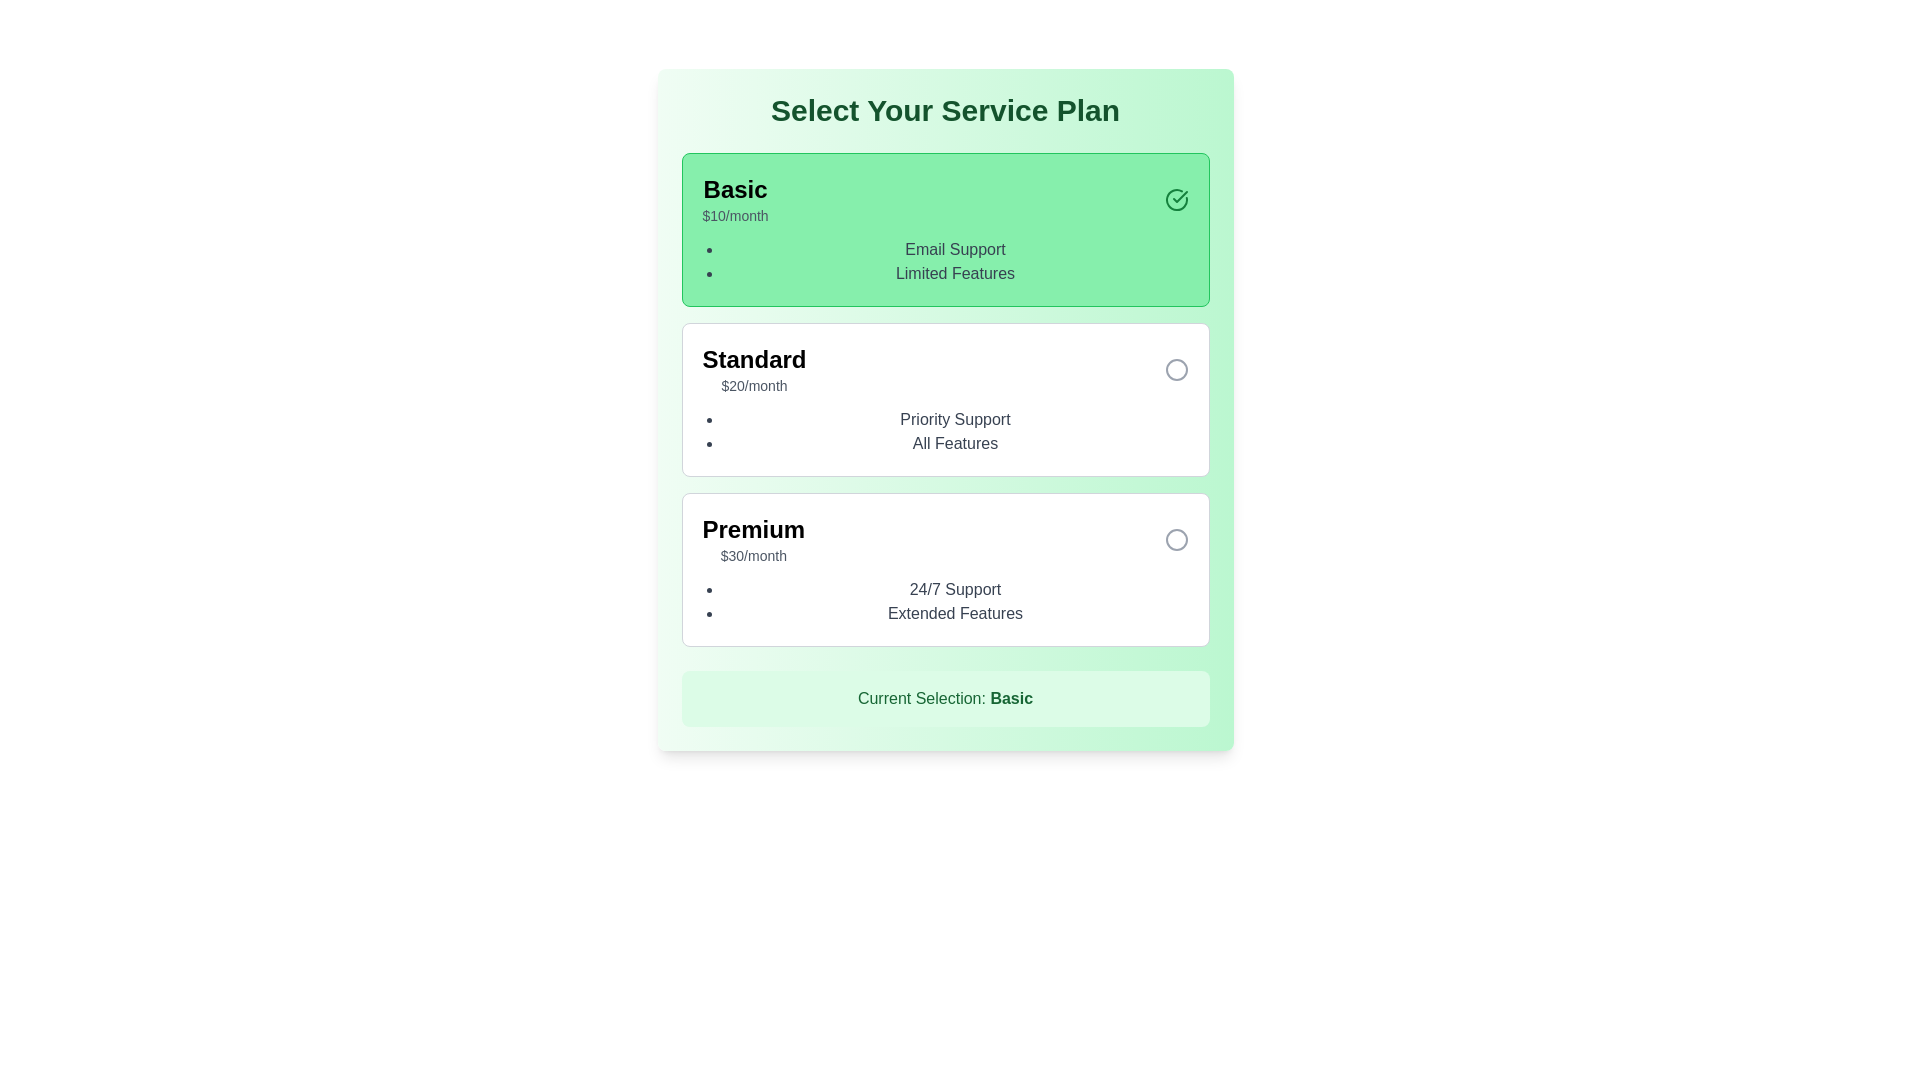  Describe the element at coordinates (1011, 697) in the screenshot. I see `the Text Display that shows the currently selected subscription plan, positioned below the 'Current Selection:' label` at that location.